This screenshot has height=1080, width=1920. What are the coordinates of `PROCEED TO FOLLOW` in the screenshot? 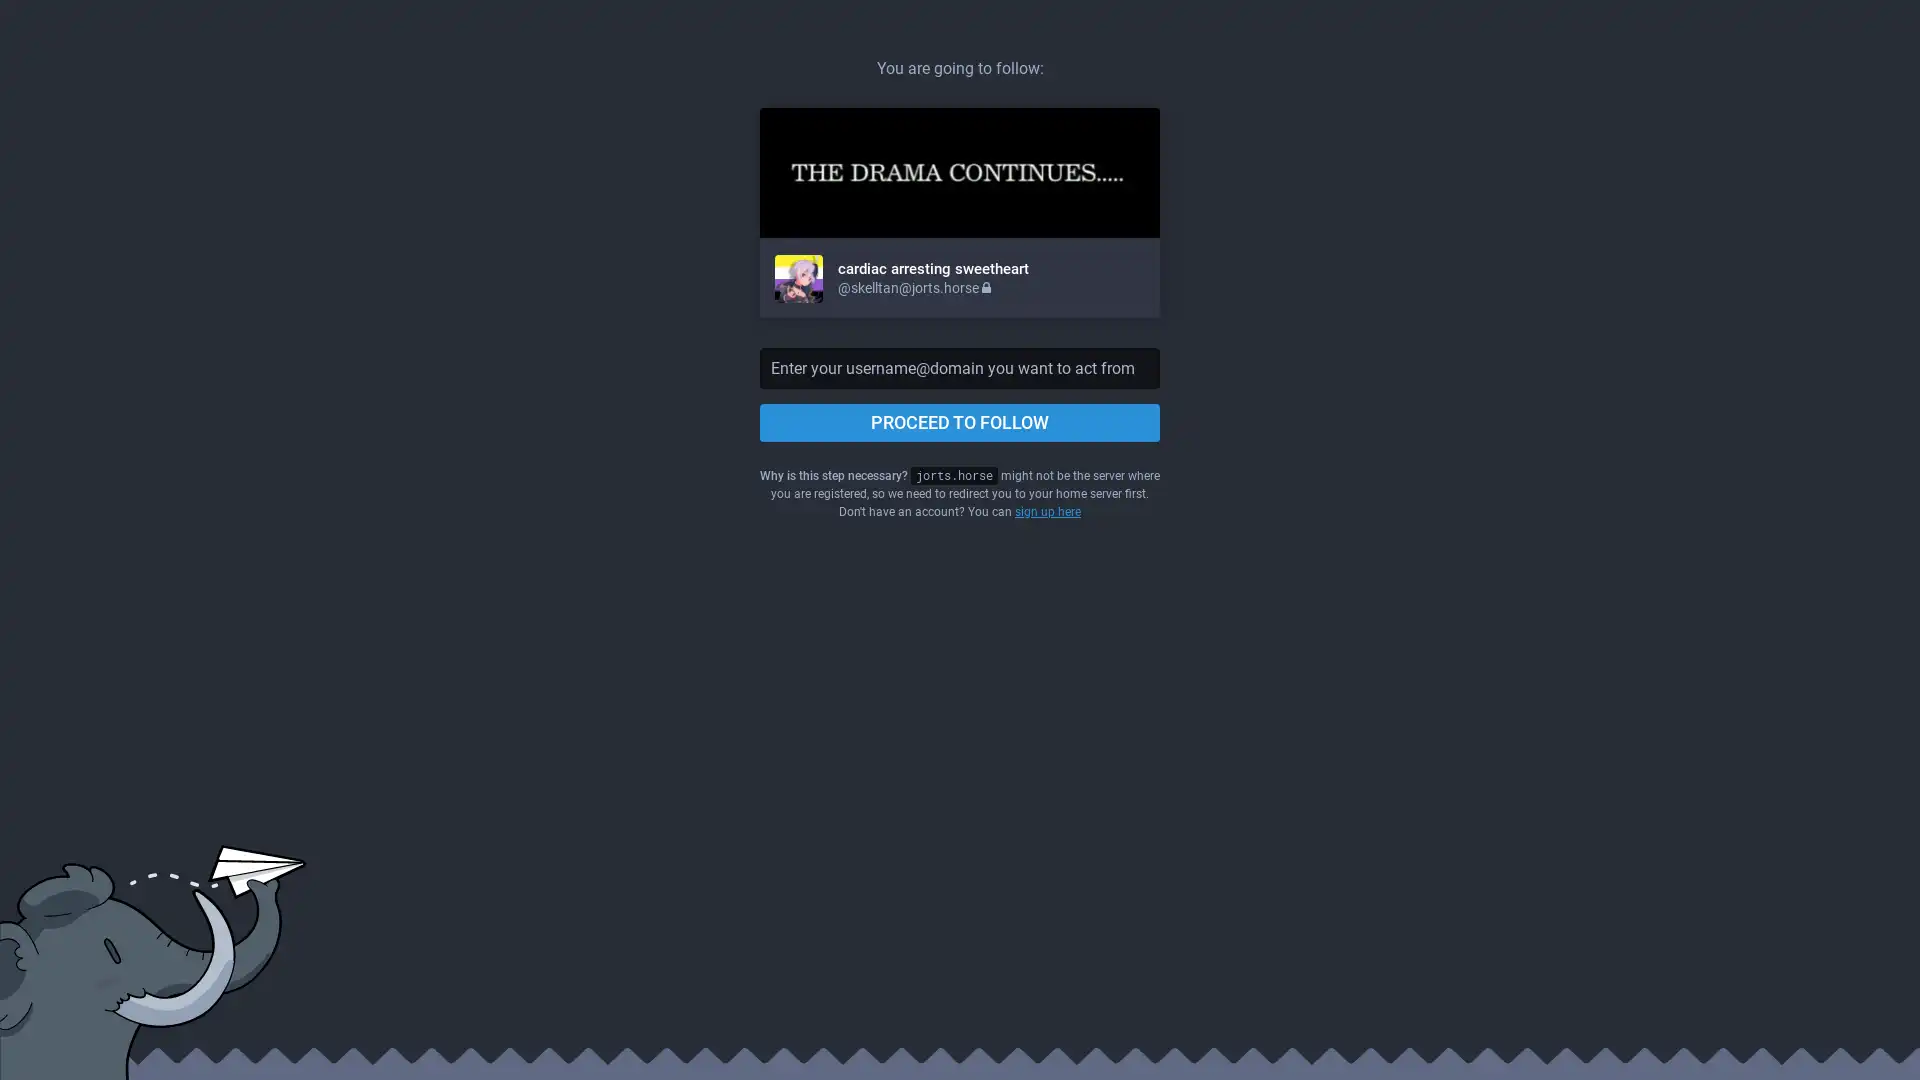 It's located at (960, 422).